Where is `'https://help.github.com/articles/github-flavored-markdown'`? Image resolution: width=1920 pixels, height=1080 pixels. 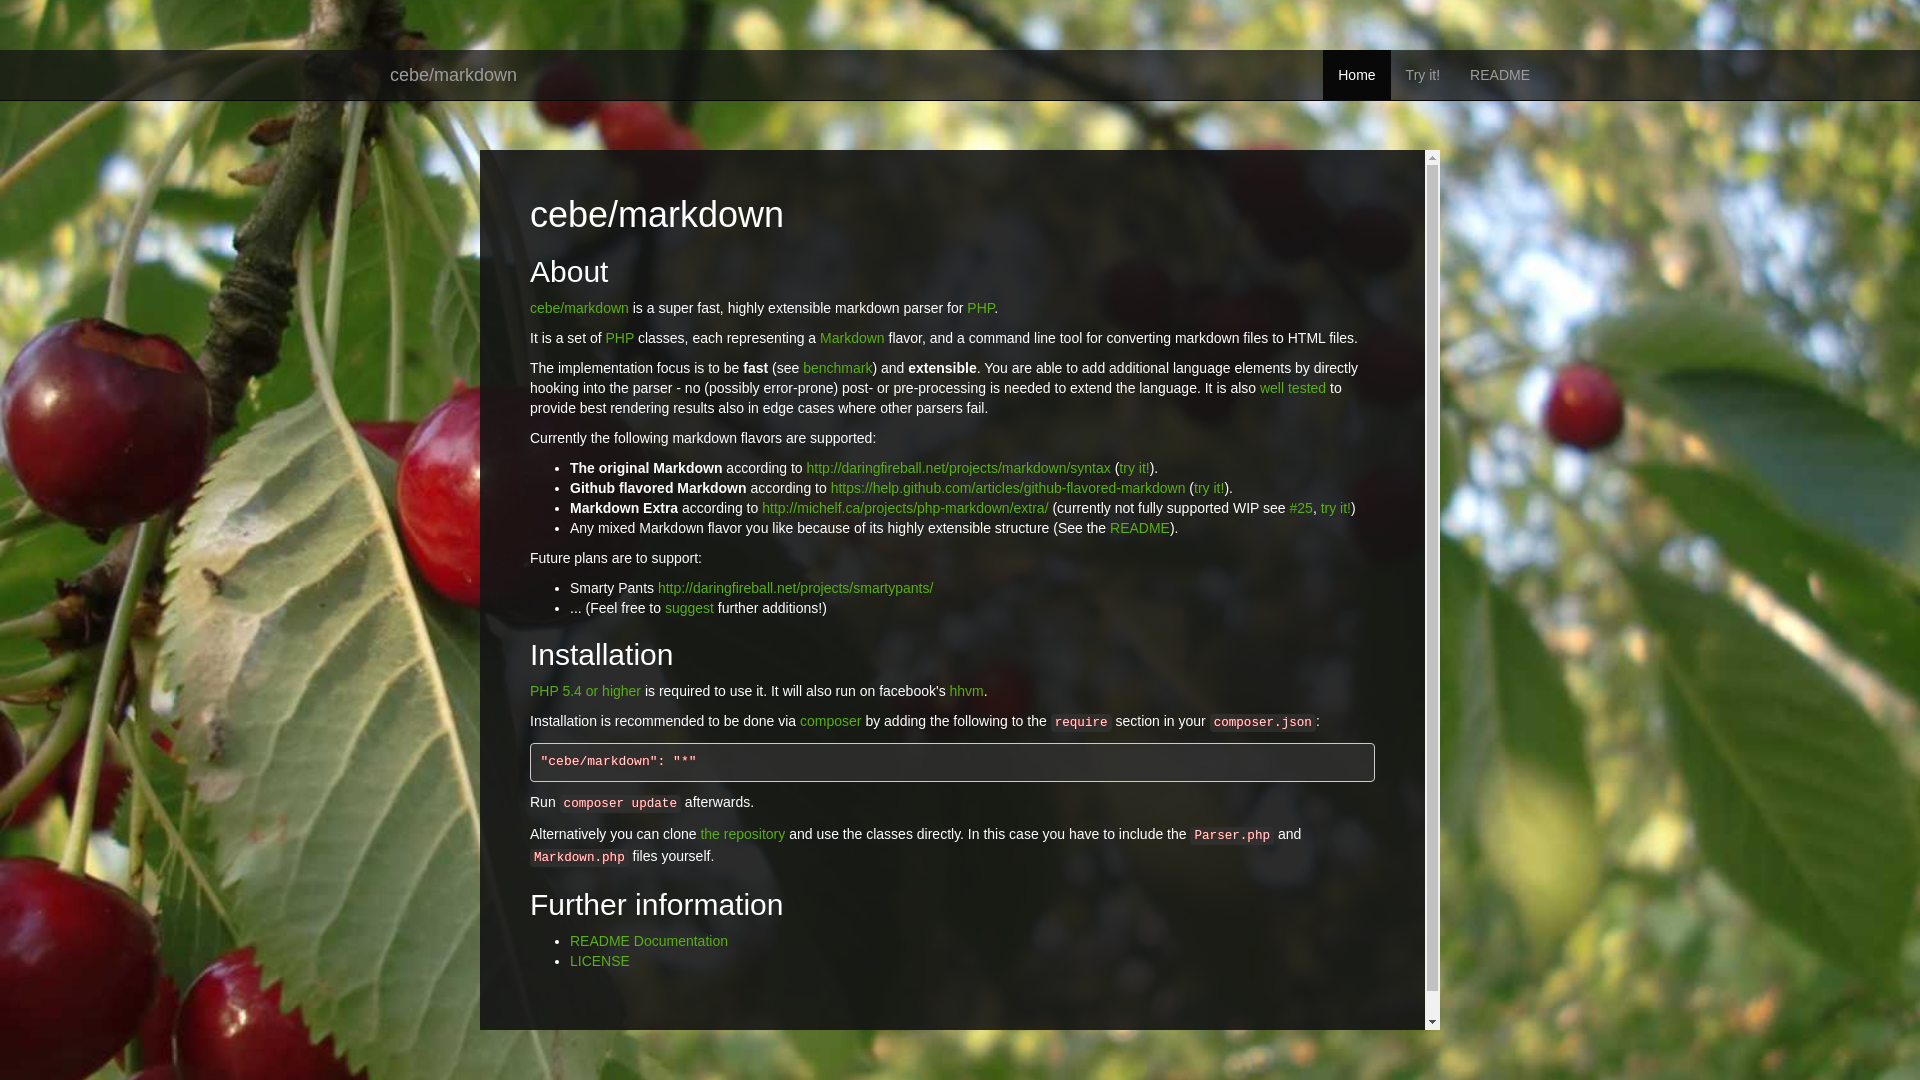
'https://help.github.com/articles/github-flavored-markdown' is located at coordinates (1008, 488).